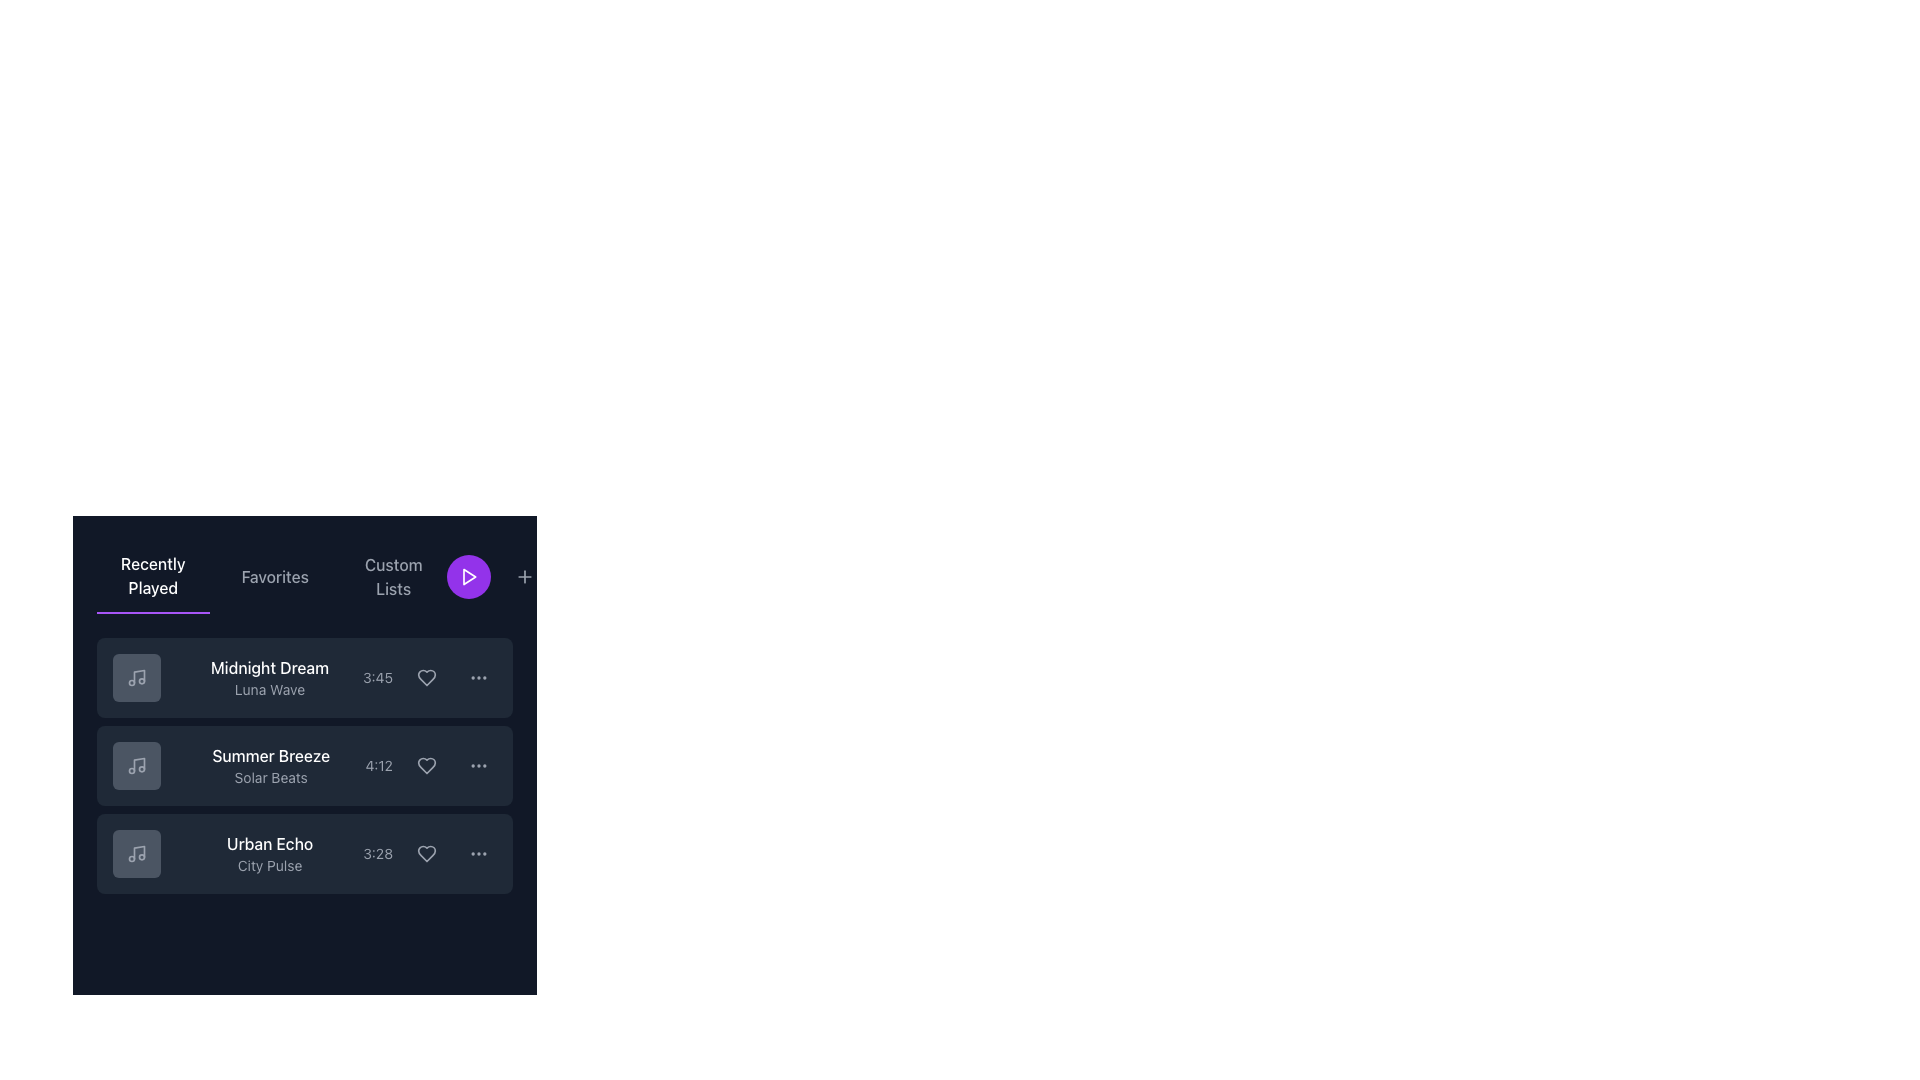 The width and height of the screenshot is (1920, 1080). Describe the element at coordinates (426, 853) in the screenshot. I see `the heart-shaped icon button that allows users to mark the media item as a favorite, which is positioned to the right of the third item in the 'Recently Played' list, aligned with the song duration text ('3:28')` at that location.